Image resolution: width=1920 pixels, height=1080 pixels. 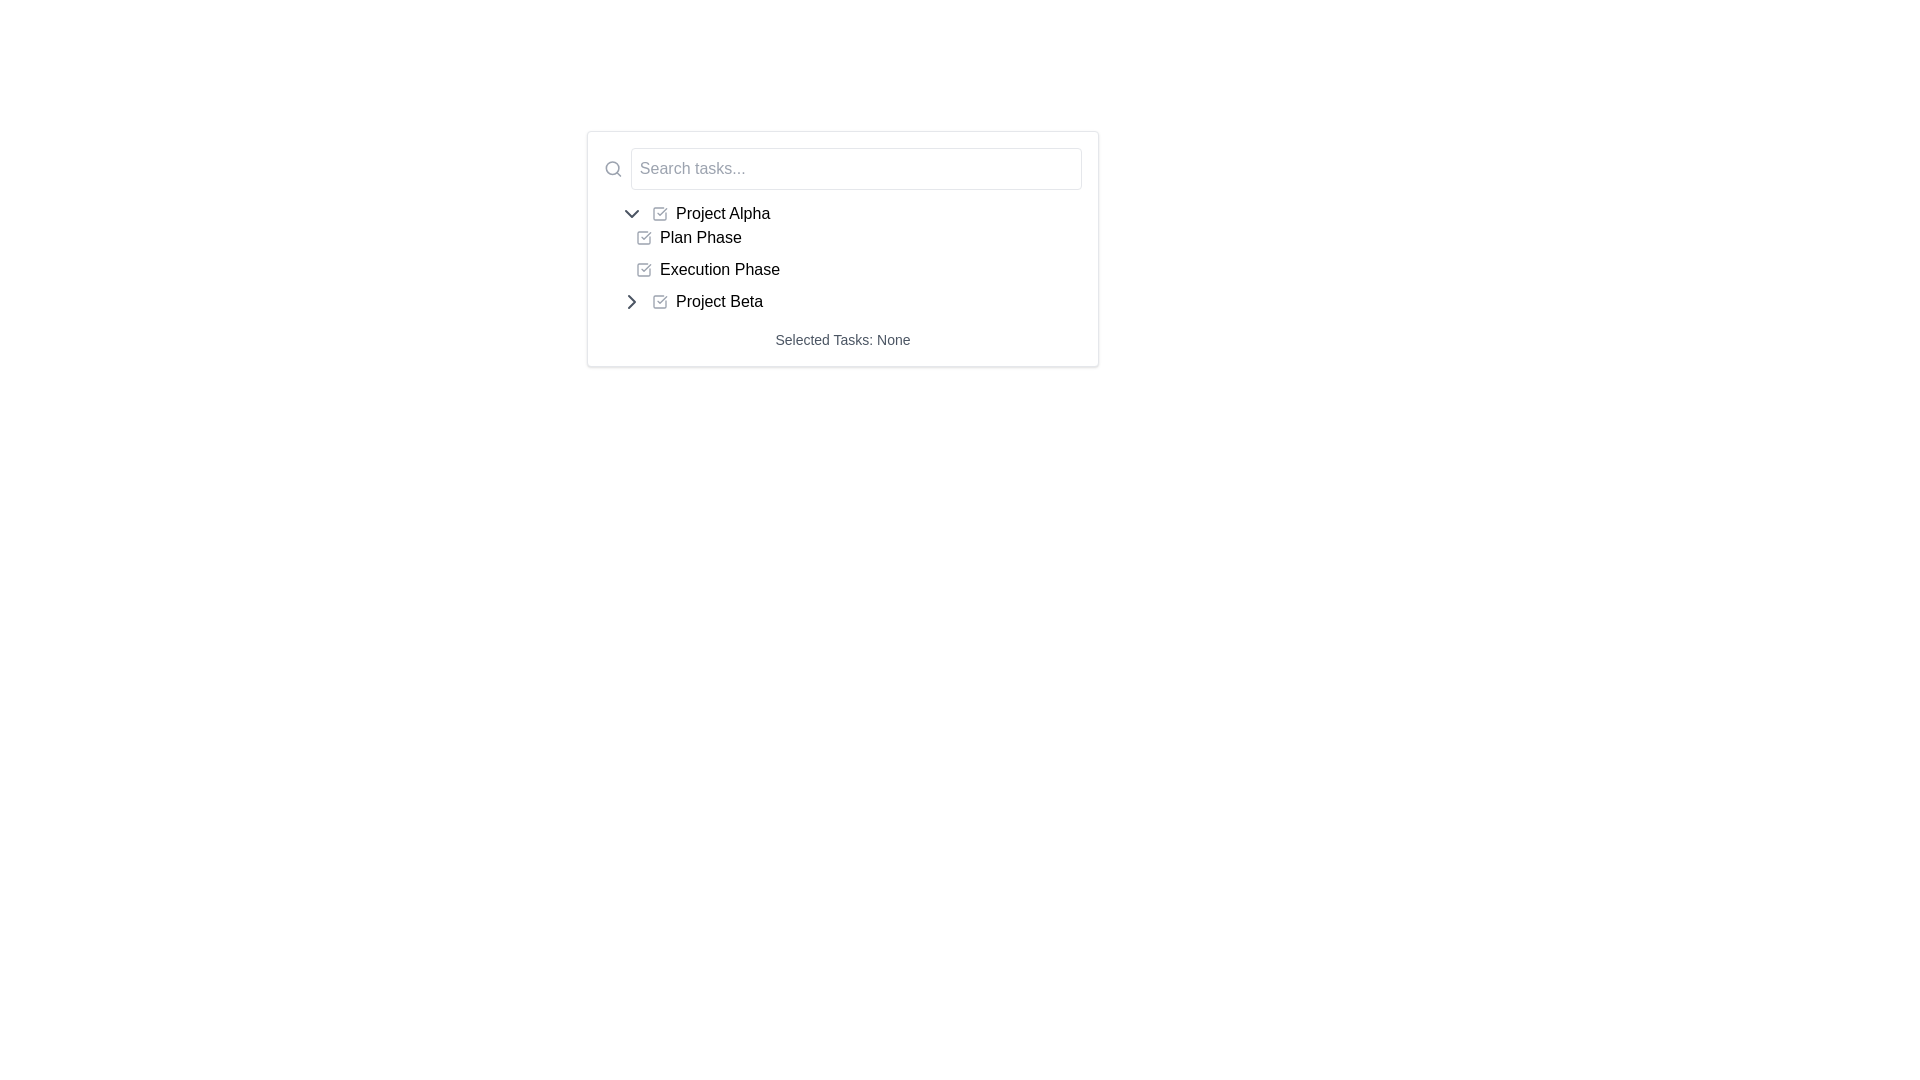 I want to click on the Chevron icon used for navigation or expansion, located to the left of the text 'Project Beta', to observe the color change, so click(x=631, y=301).